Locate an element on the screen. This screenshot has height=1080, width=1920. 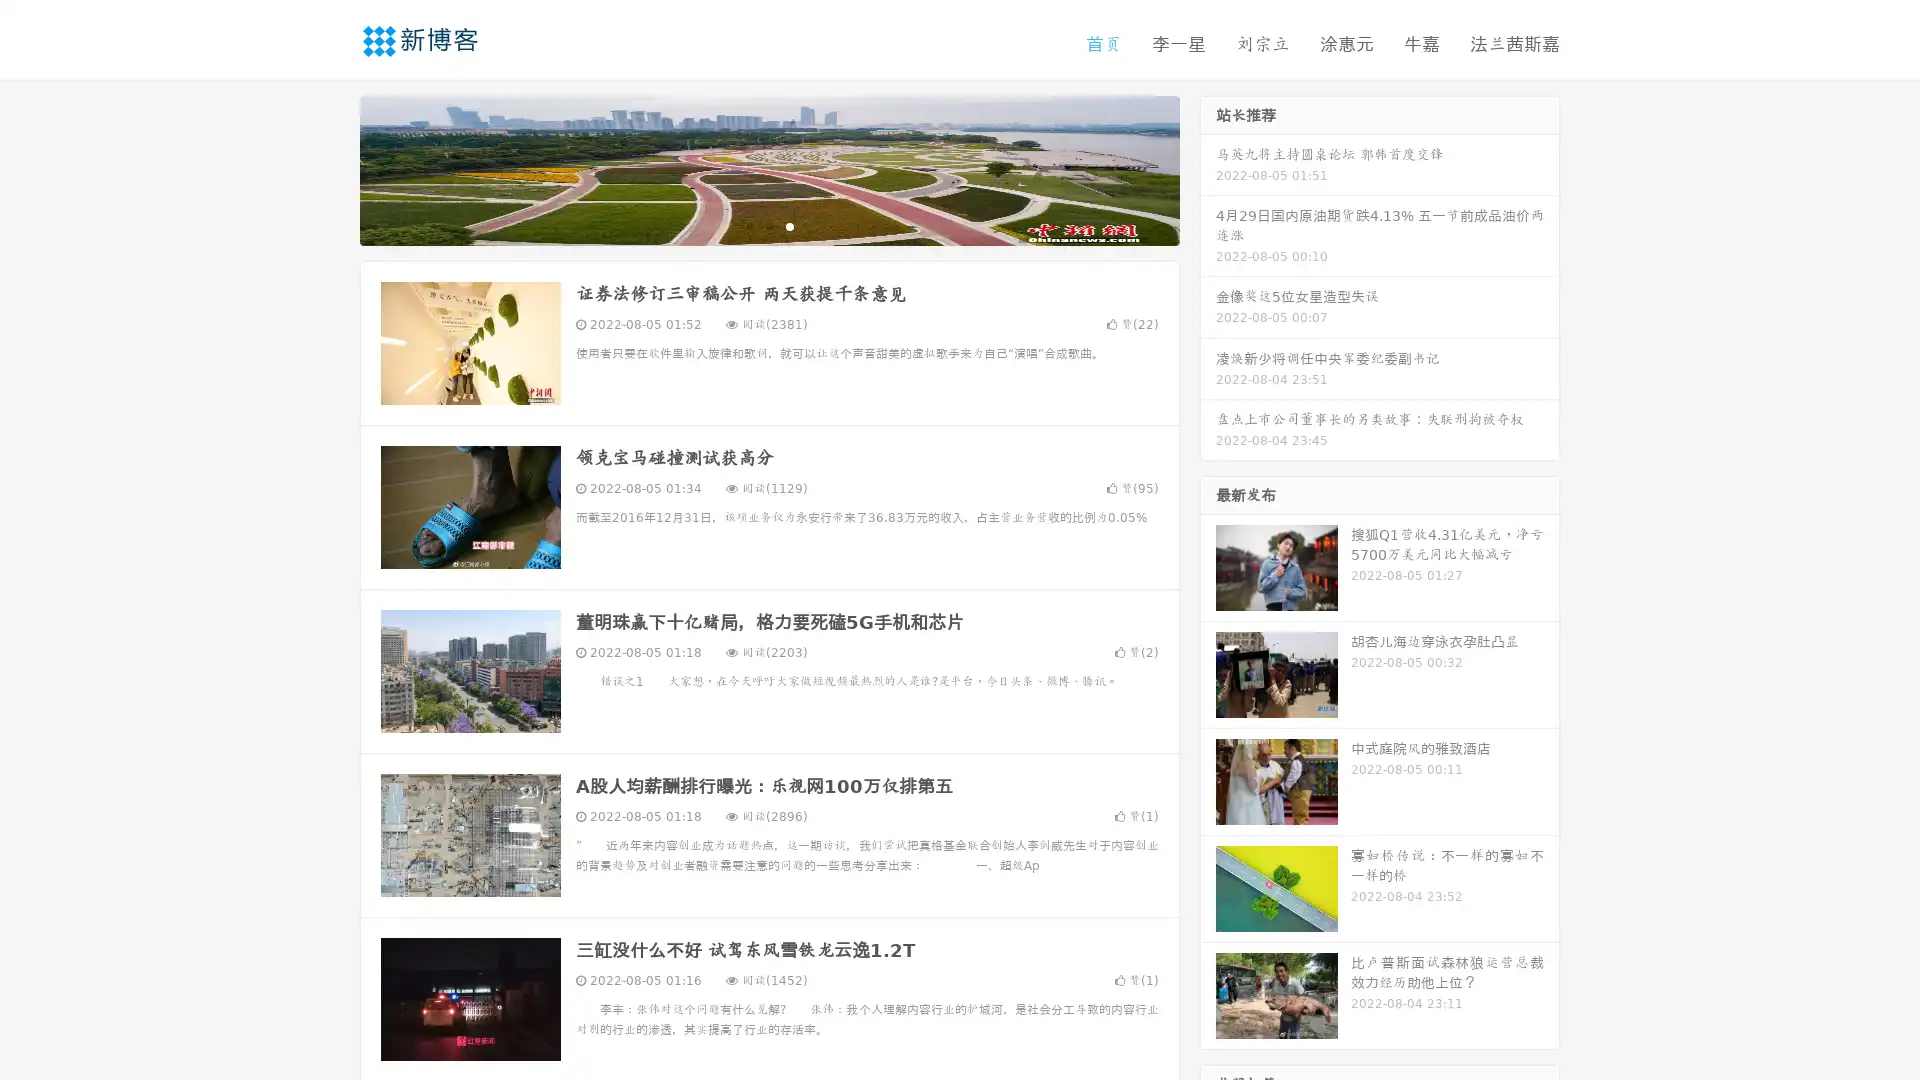
Go to slide 2 is located at coordinates (768, 225).